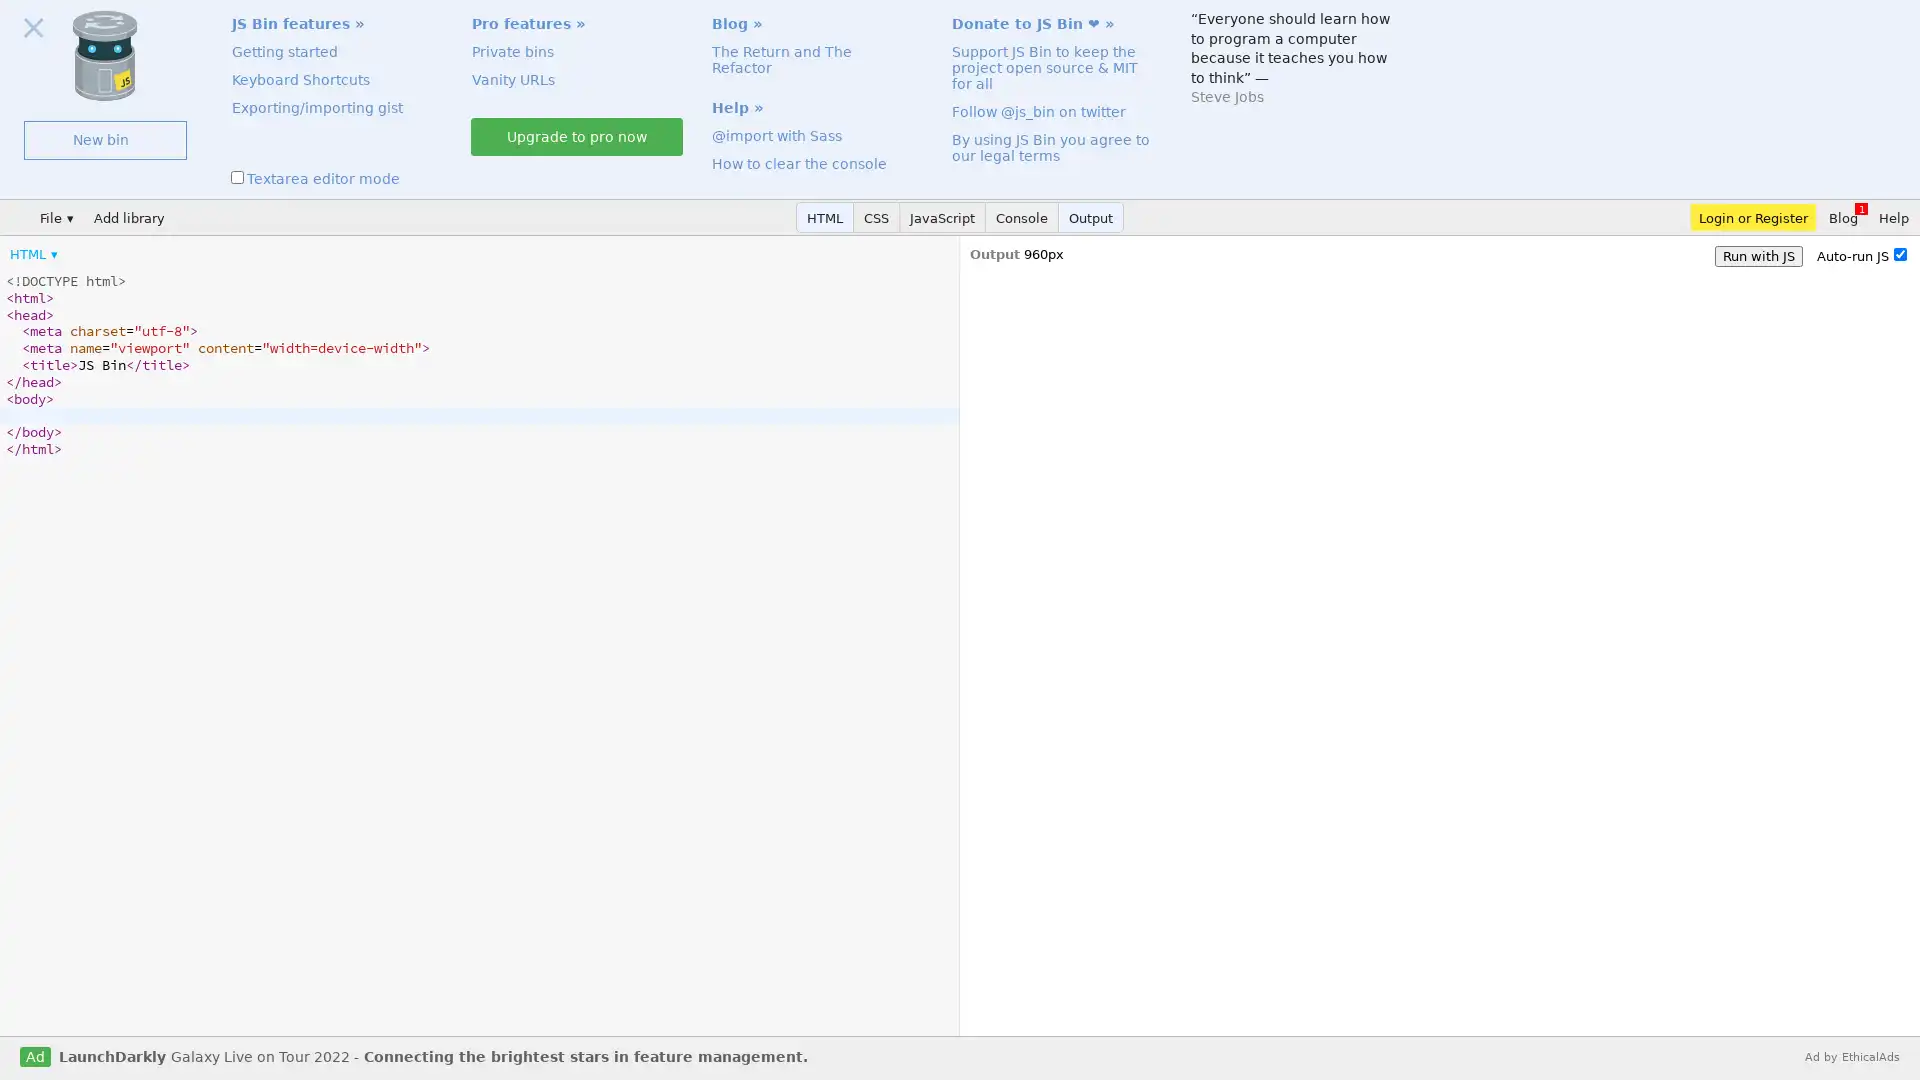 This screenshot has width=1920, height=1080. I want to click on Console Panel: Inactive, so click(1022, 217).